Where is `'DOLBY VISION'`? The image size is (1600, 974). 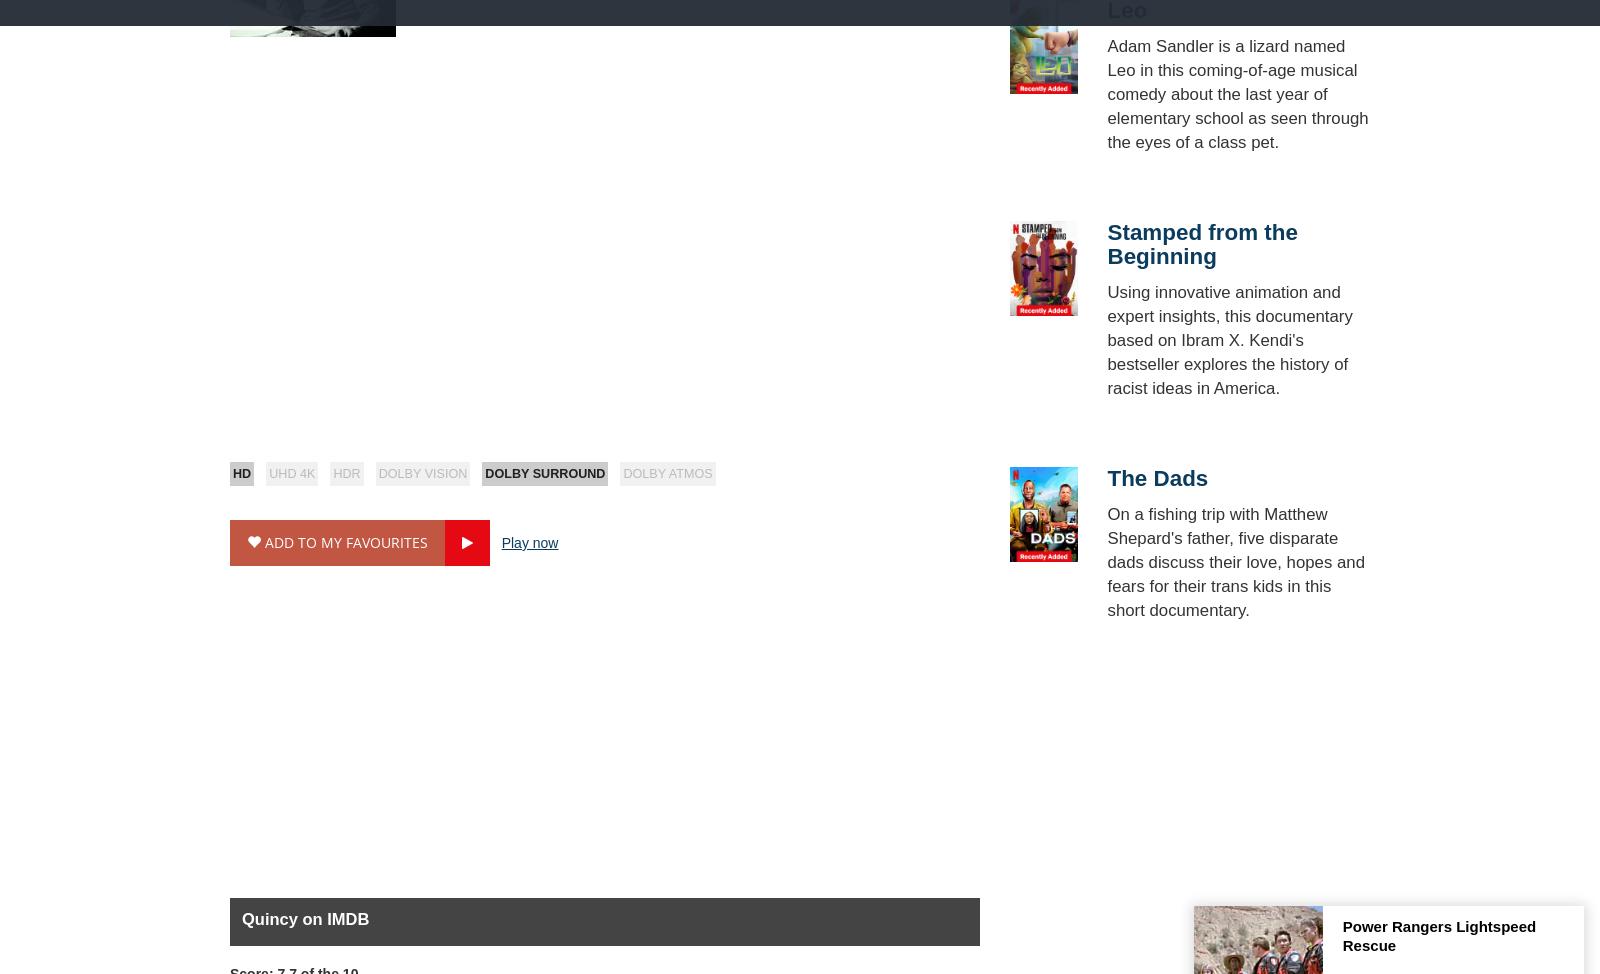
'DOLBY VISION' is located at coordinates (377, 473).